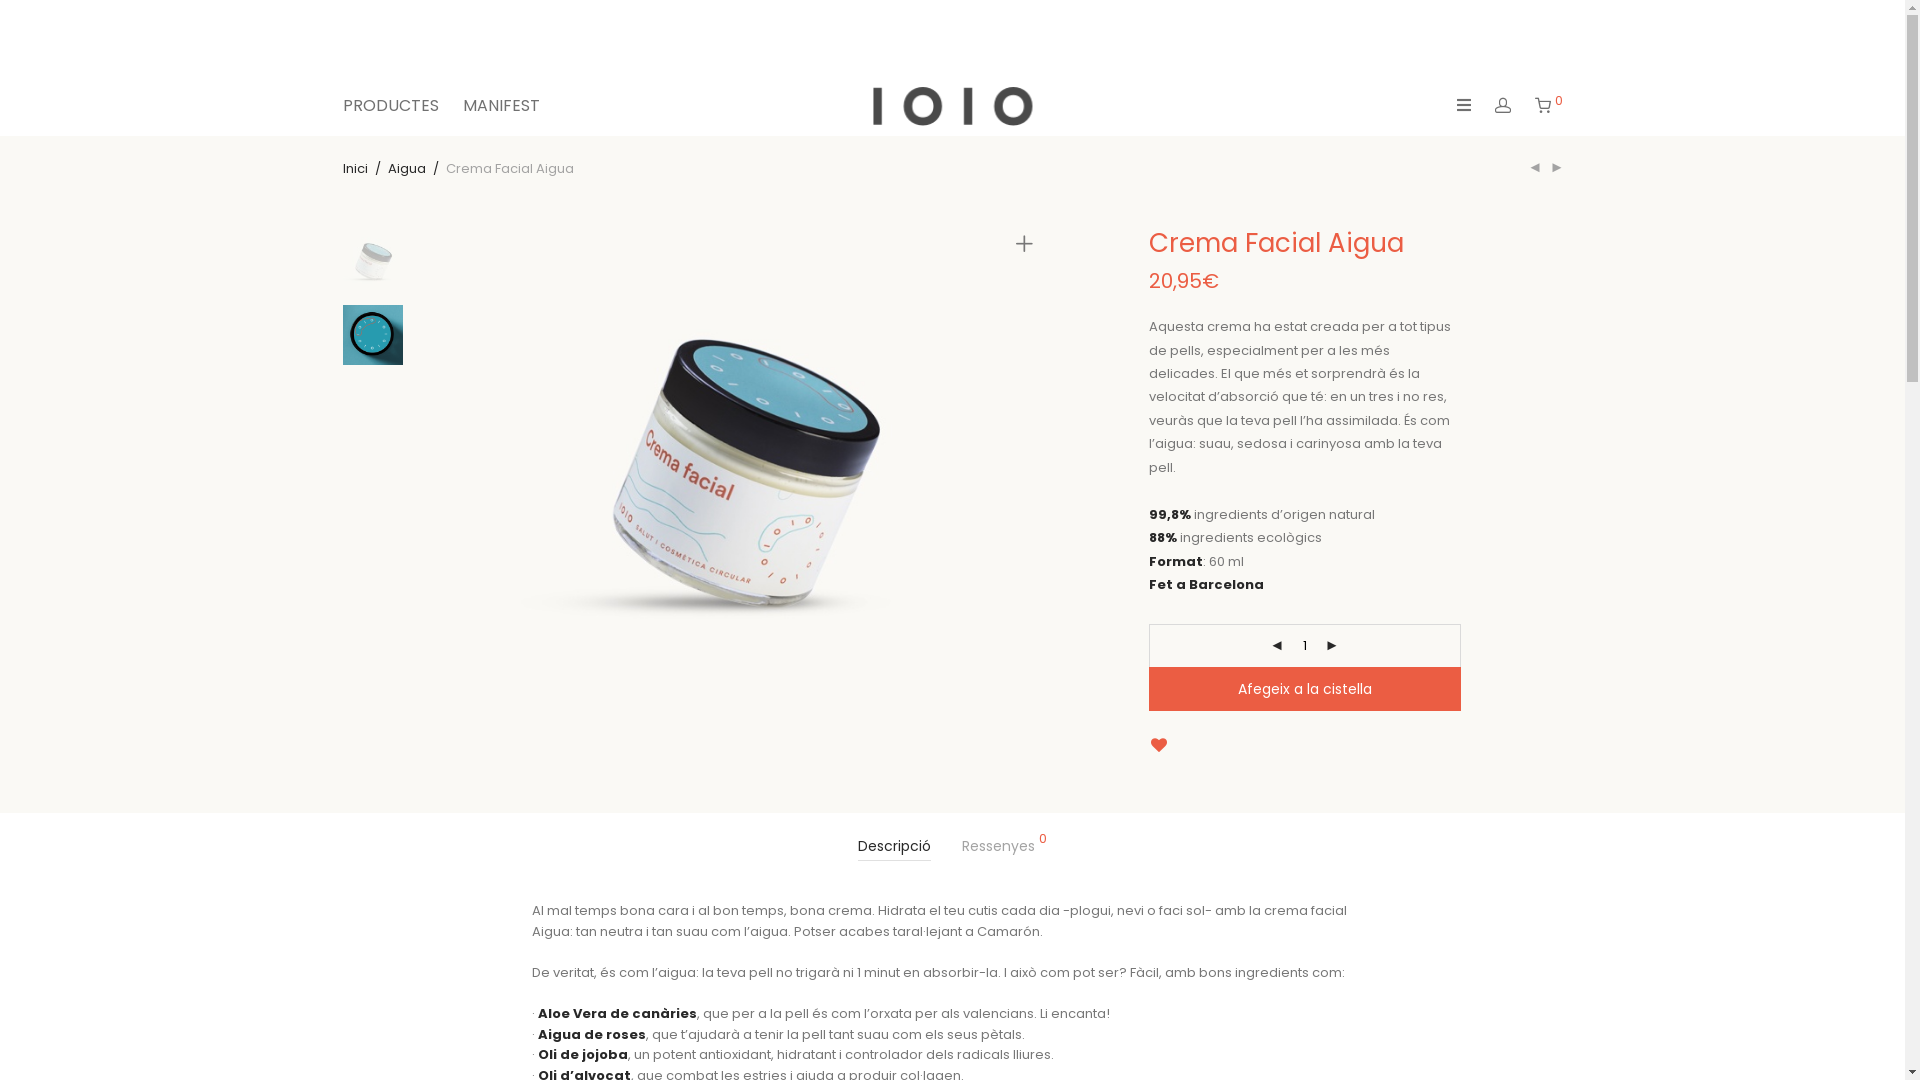 Image resolution: width=1920 pixels, height=1080 pixels. Describe the element at coordinates (1148, 745) in the screenshot. I see `'Add to Wishlist'` at that location.